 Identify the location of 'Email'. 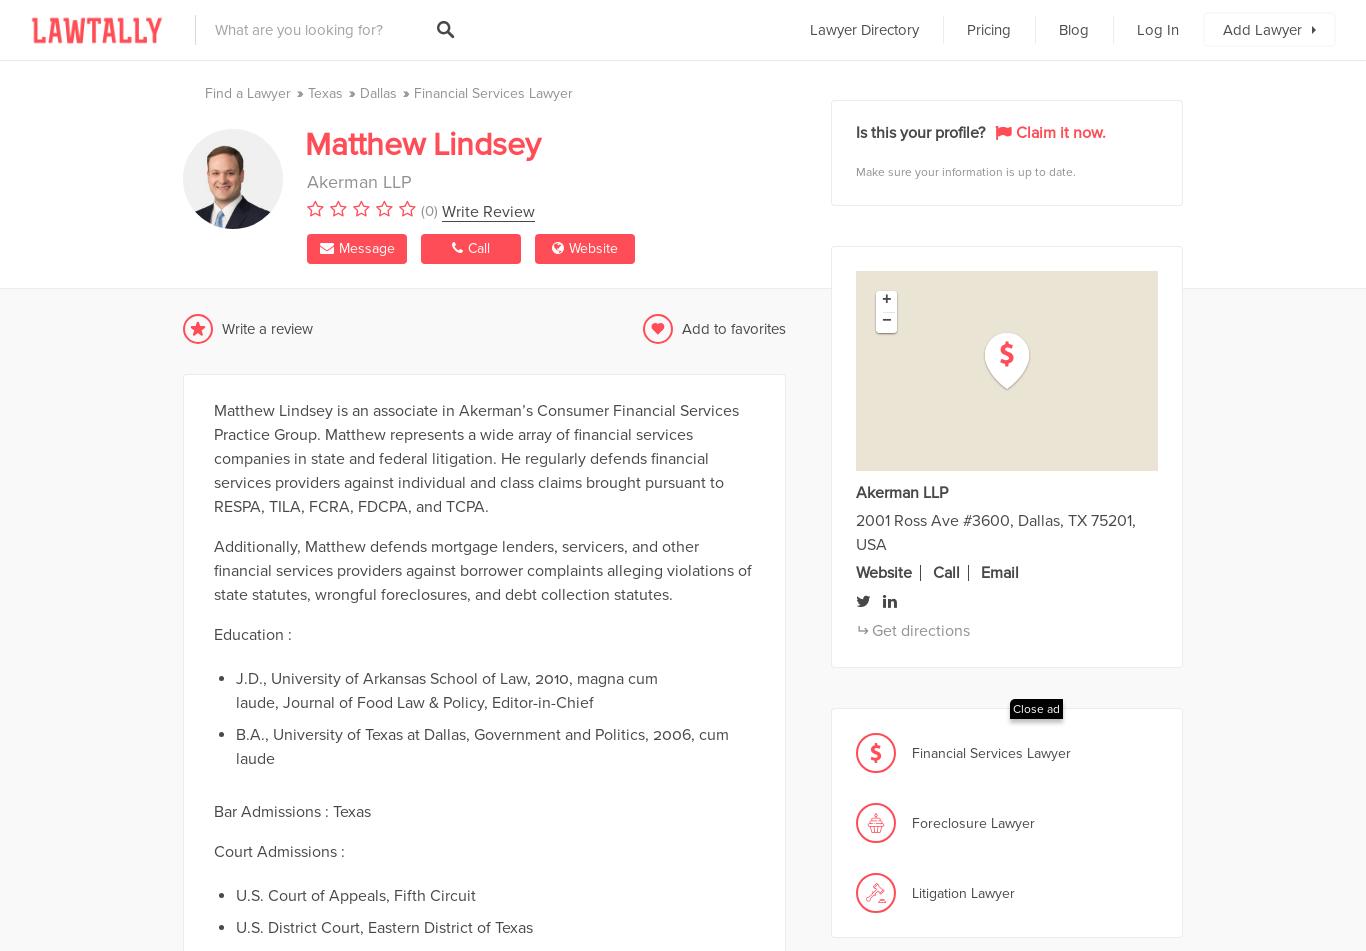
(998, 571).